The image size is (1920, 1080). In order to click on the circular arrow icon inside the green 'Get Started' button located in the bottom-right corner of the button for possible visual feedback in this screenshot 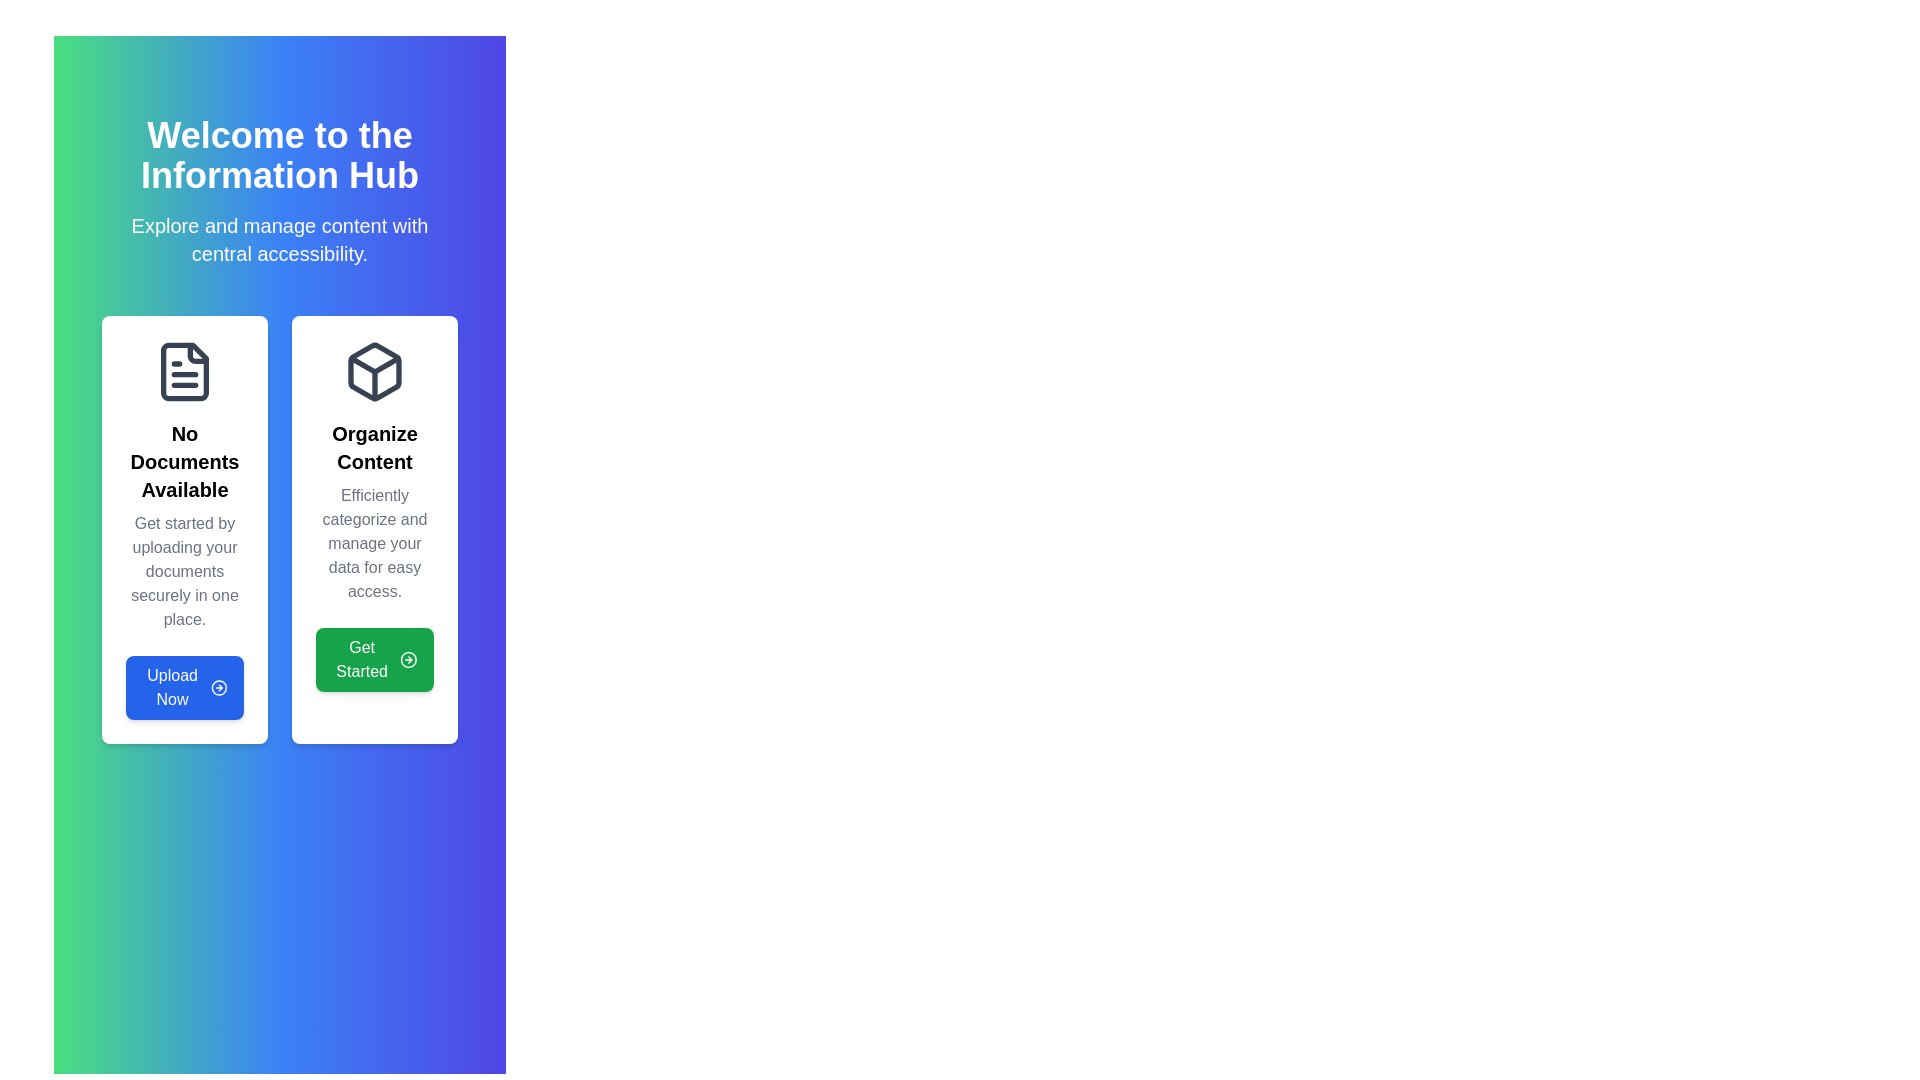, I will do `click(408, 659)`.